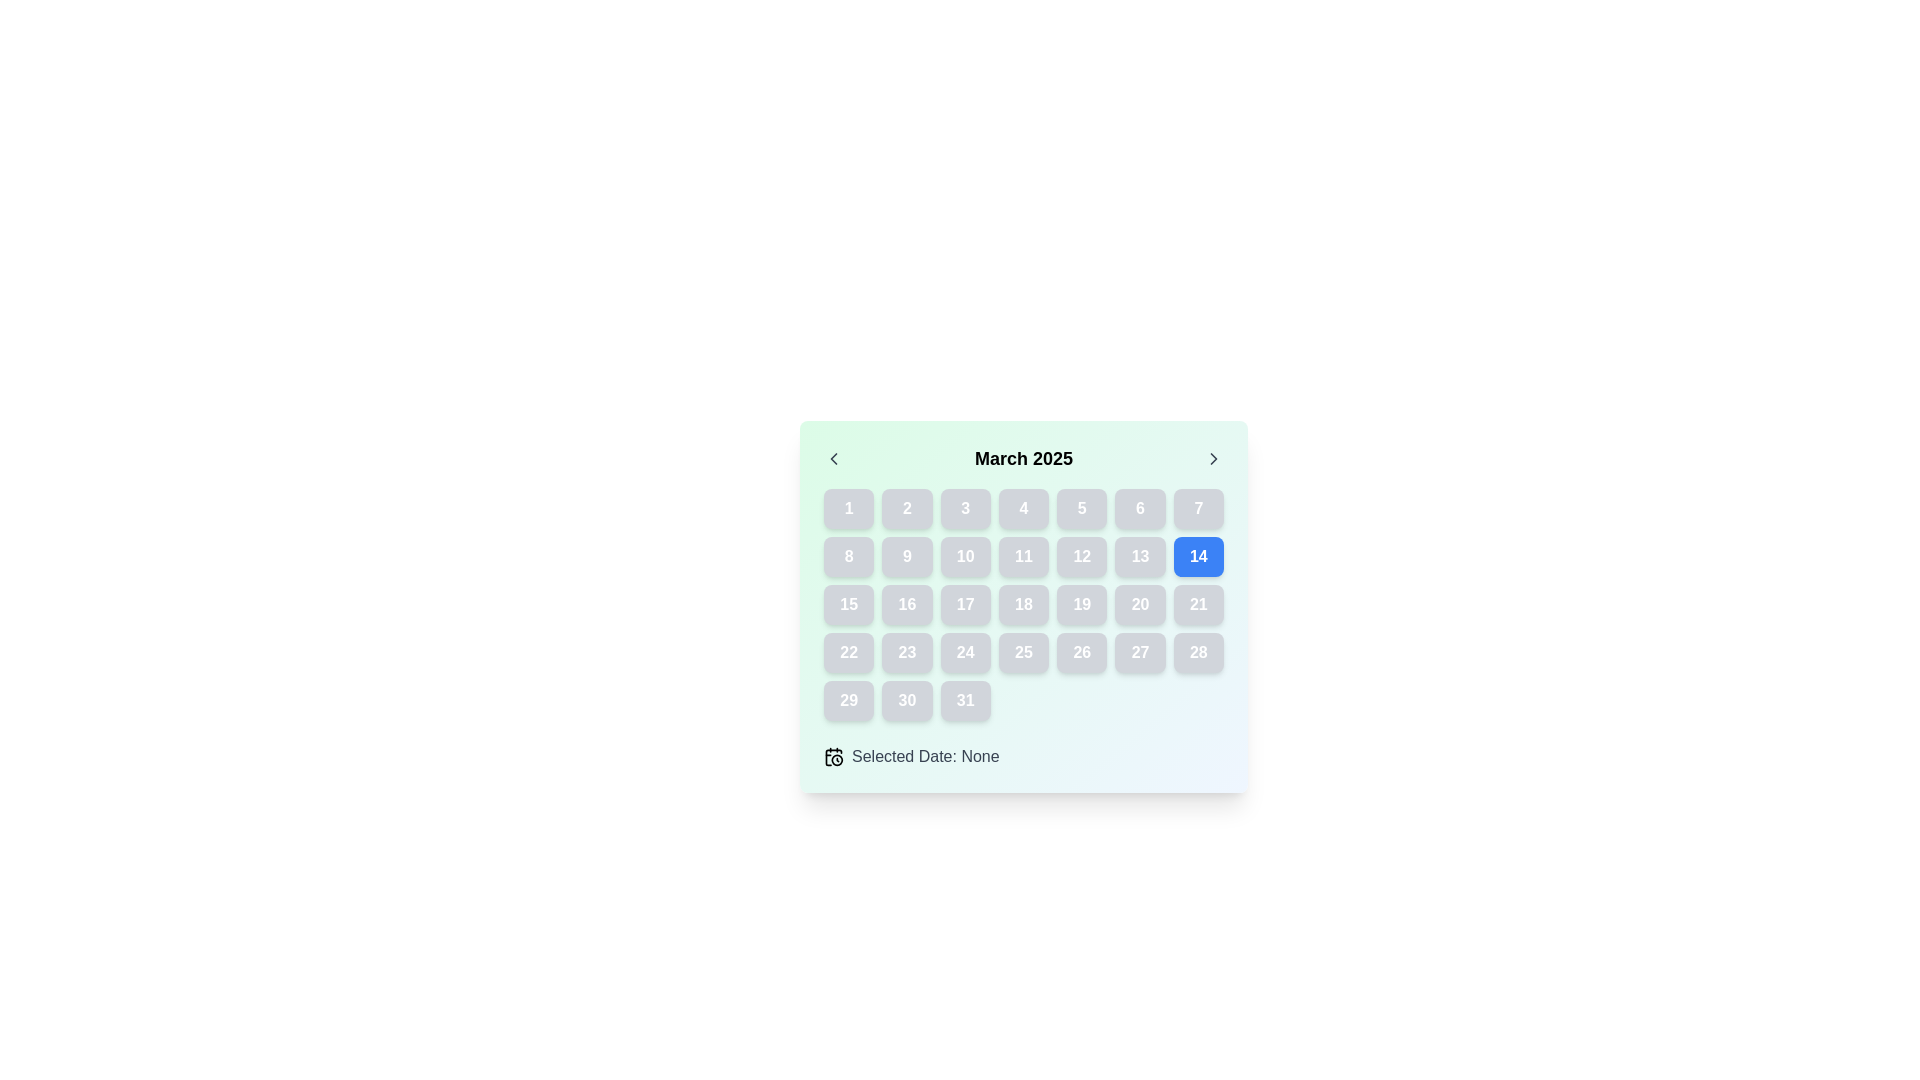 The image size is (1920, 1080). Describe the element at coordinates (1023, 459) in the screenshot. I see `the static text label displaying the current month and year at the top of the calendar interface` at that location.